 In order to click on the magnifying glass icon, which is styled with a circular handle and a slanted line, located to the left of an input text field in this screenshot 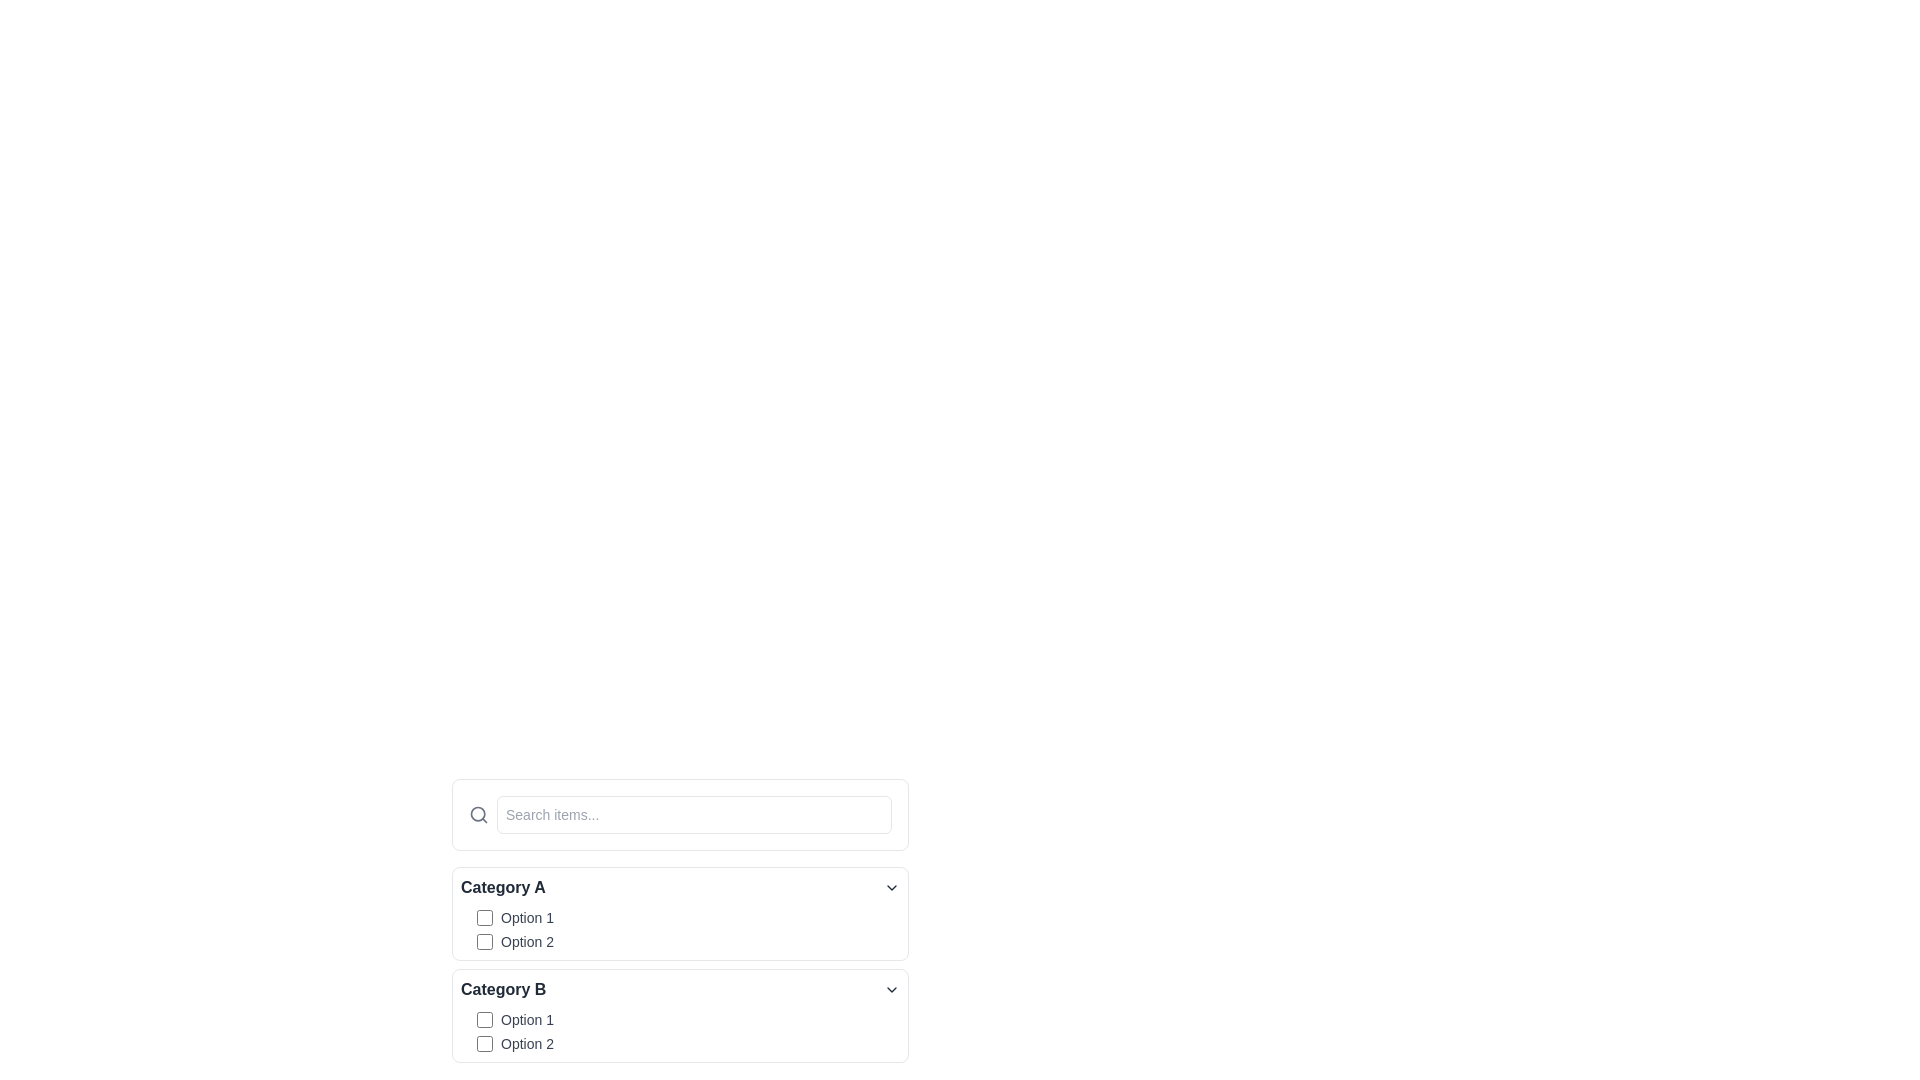, I will do `click(478, 814)`.